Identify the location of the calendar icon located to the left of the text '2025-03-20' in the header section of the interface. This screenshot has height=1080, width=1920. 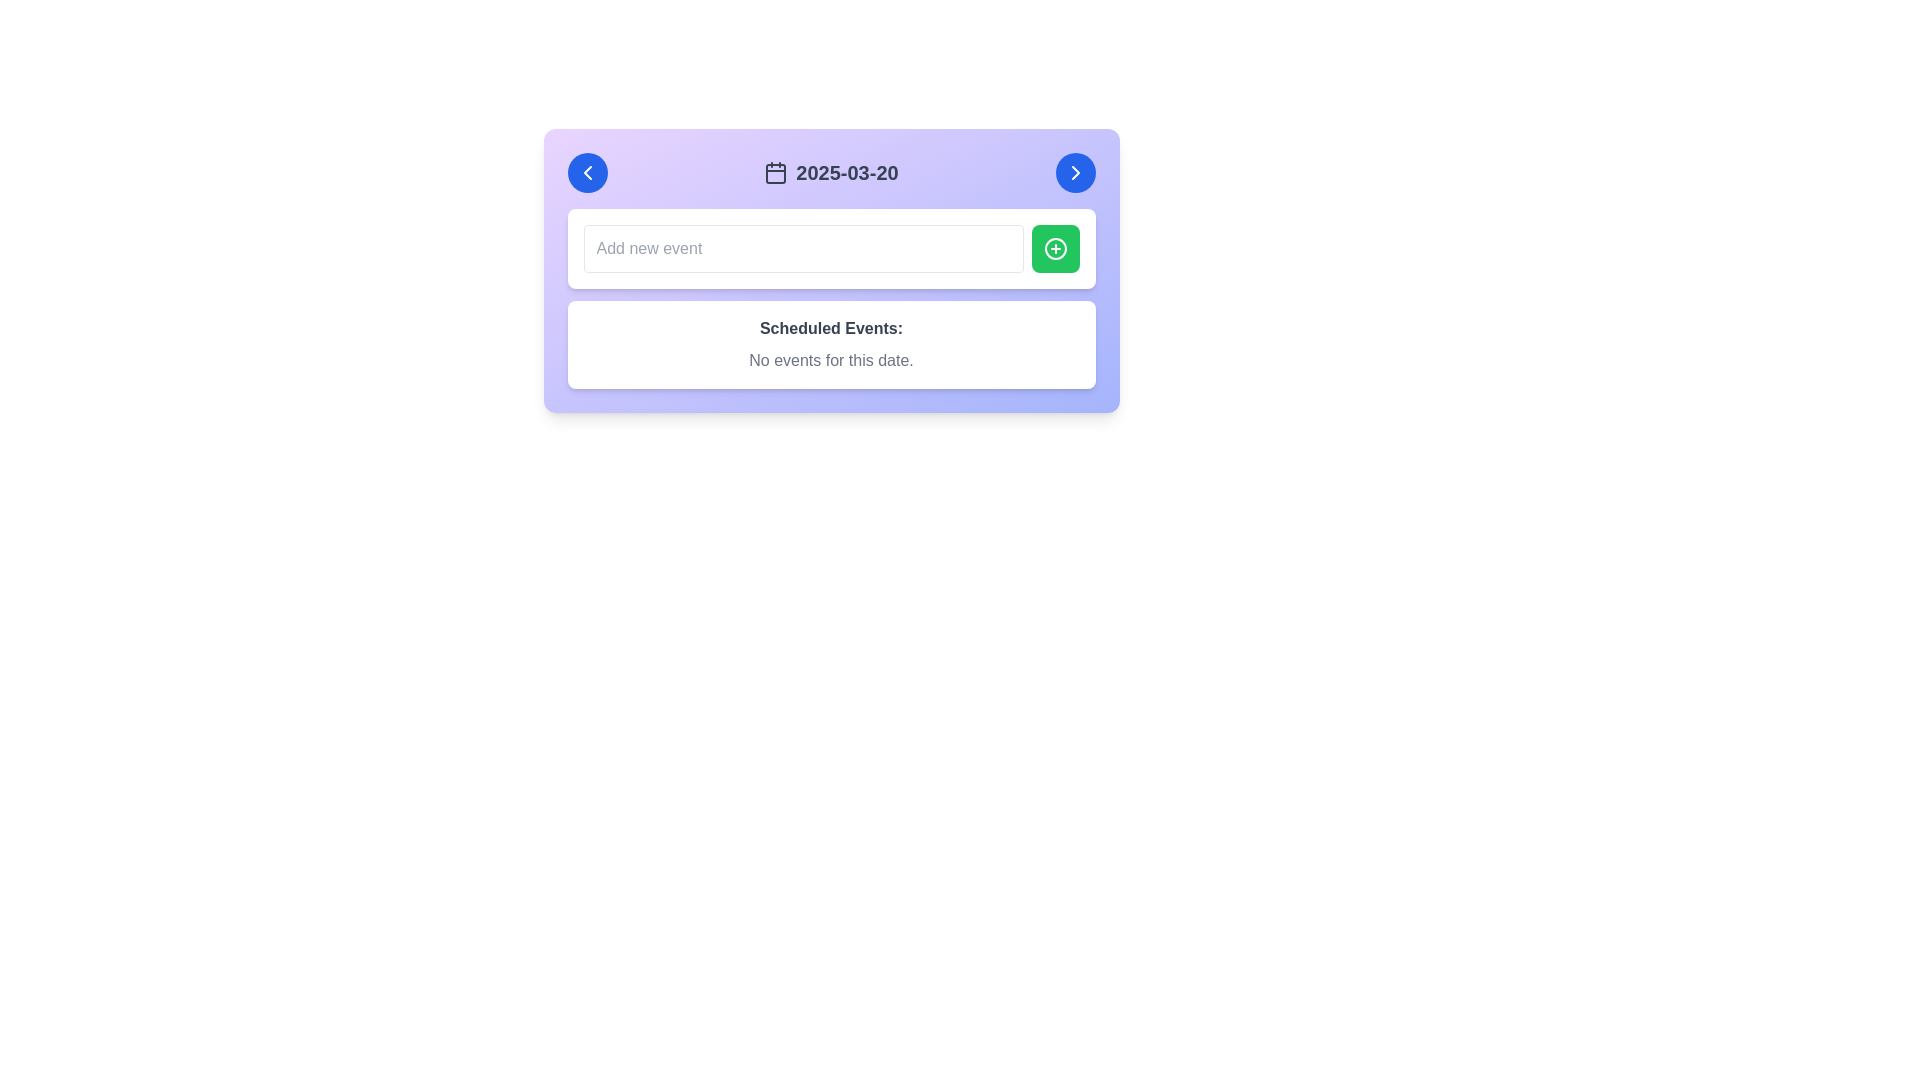
(775, 172).